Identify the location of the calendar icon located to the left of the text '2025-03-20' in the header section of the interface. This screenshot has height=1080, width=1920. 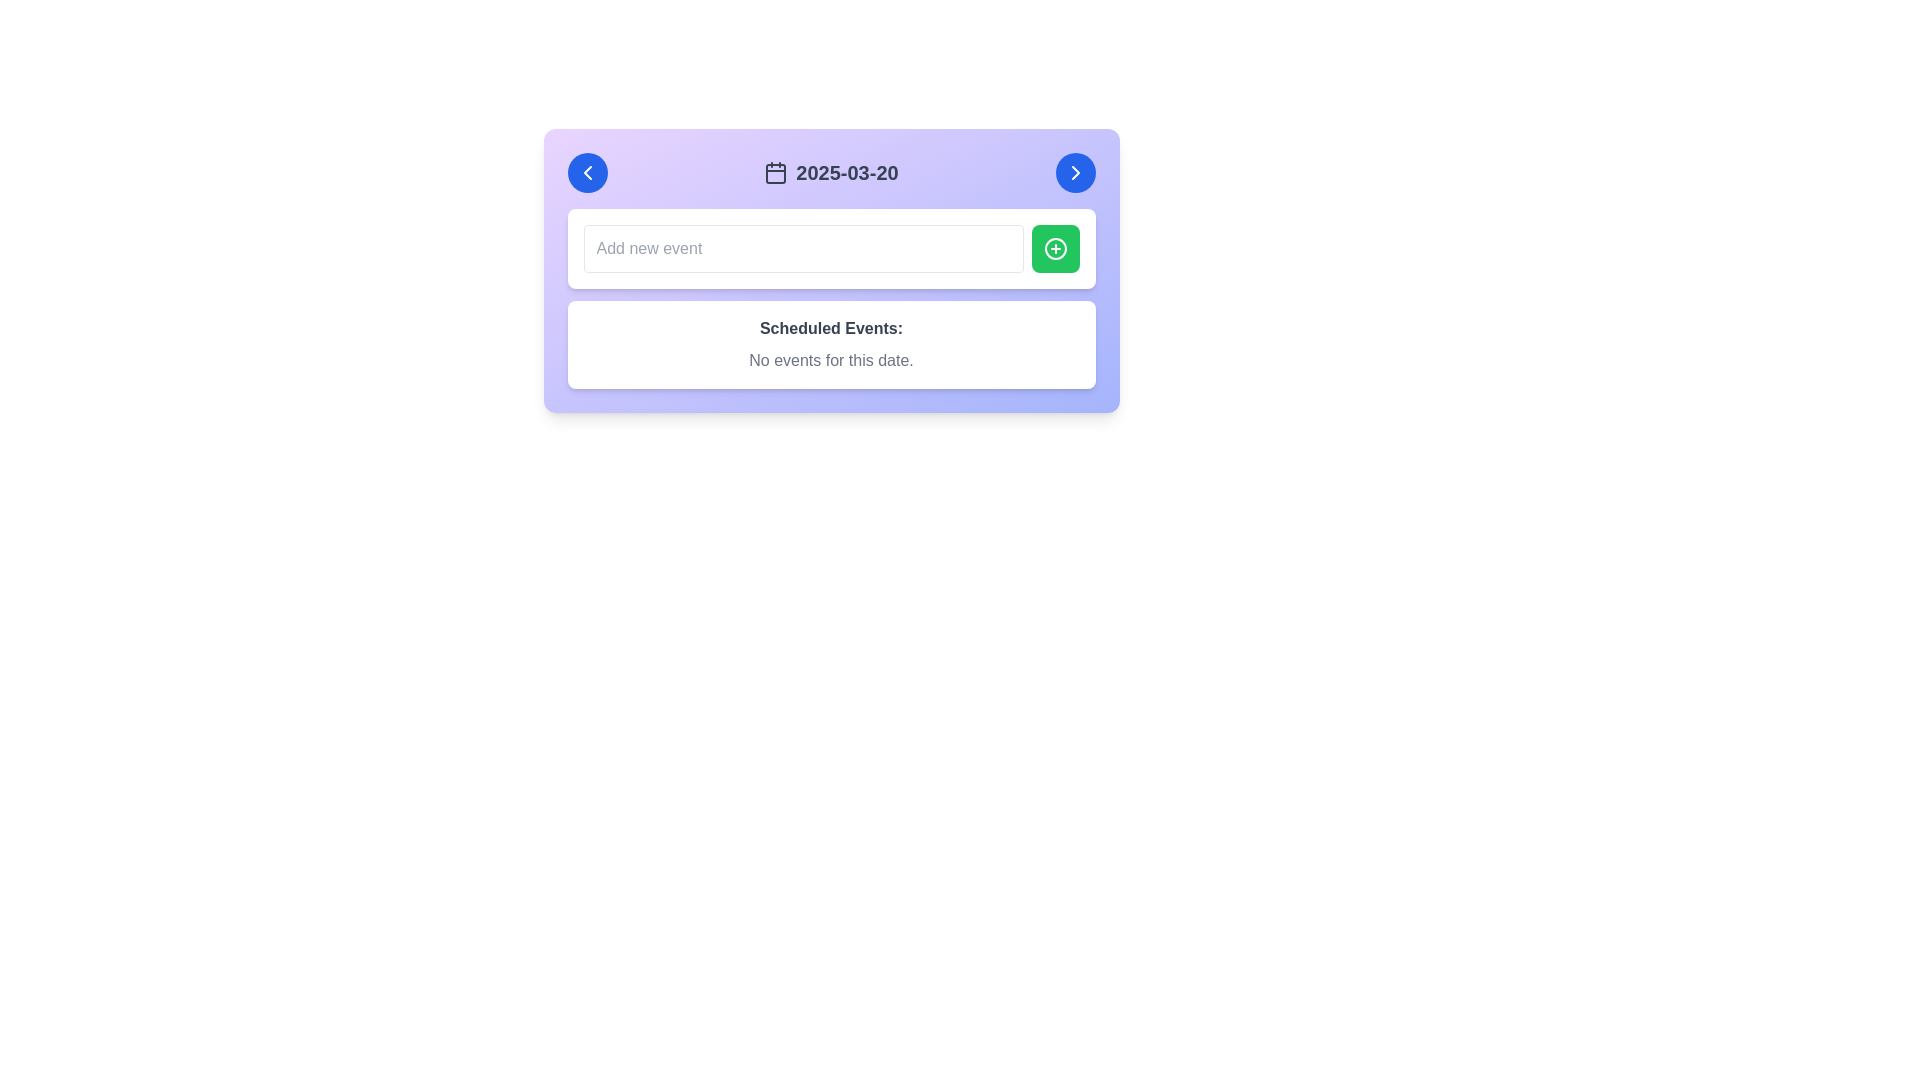
(775, 172).